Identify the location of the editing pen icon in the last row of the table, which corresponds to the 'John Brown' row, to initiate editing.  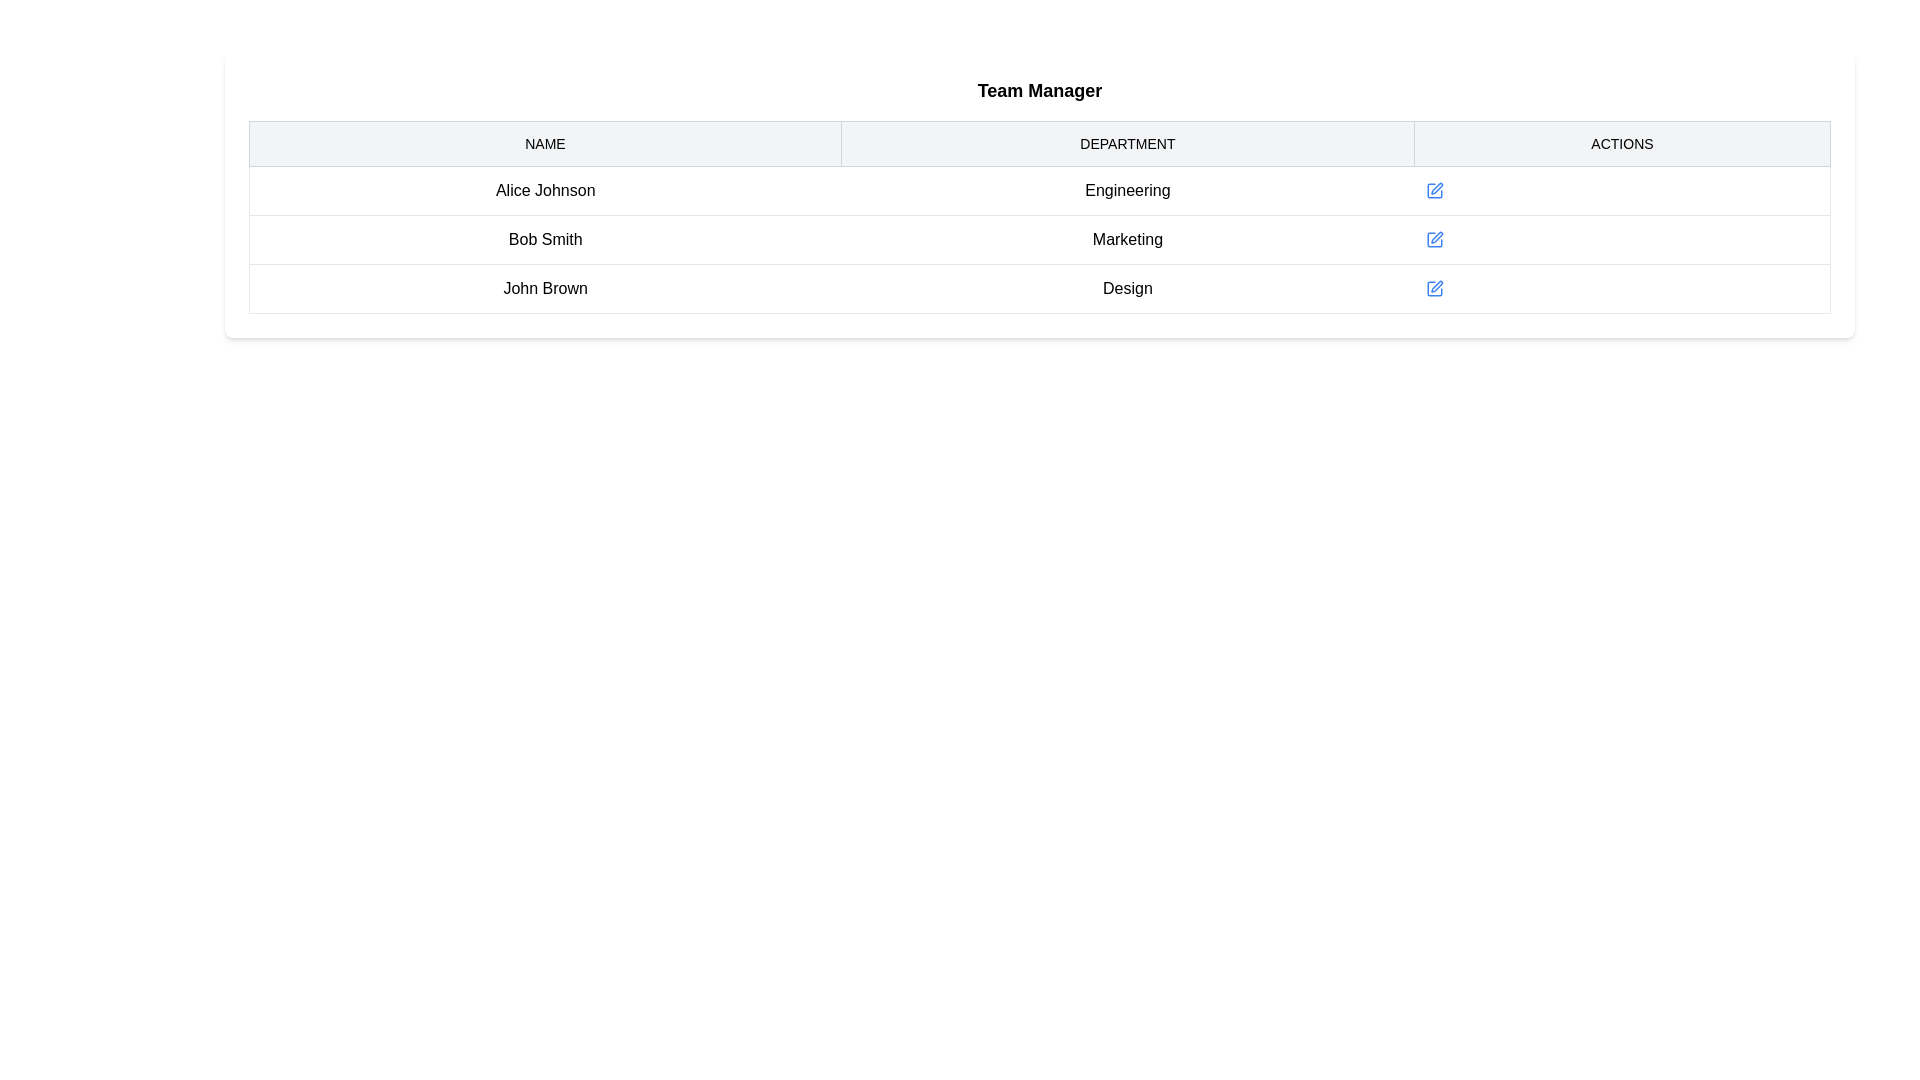
(1434, 289).